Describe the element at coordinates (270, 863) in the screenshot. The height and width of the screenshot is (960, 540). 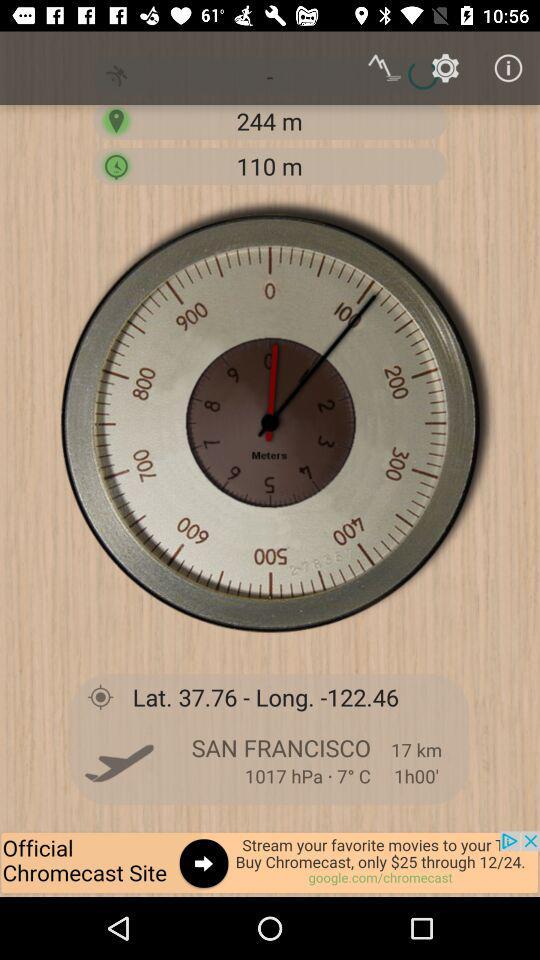
I see `its a advertisement` at that location.